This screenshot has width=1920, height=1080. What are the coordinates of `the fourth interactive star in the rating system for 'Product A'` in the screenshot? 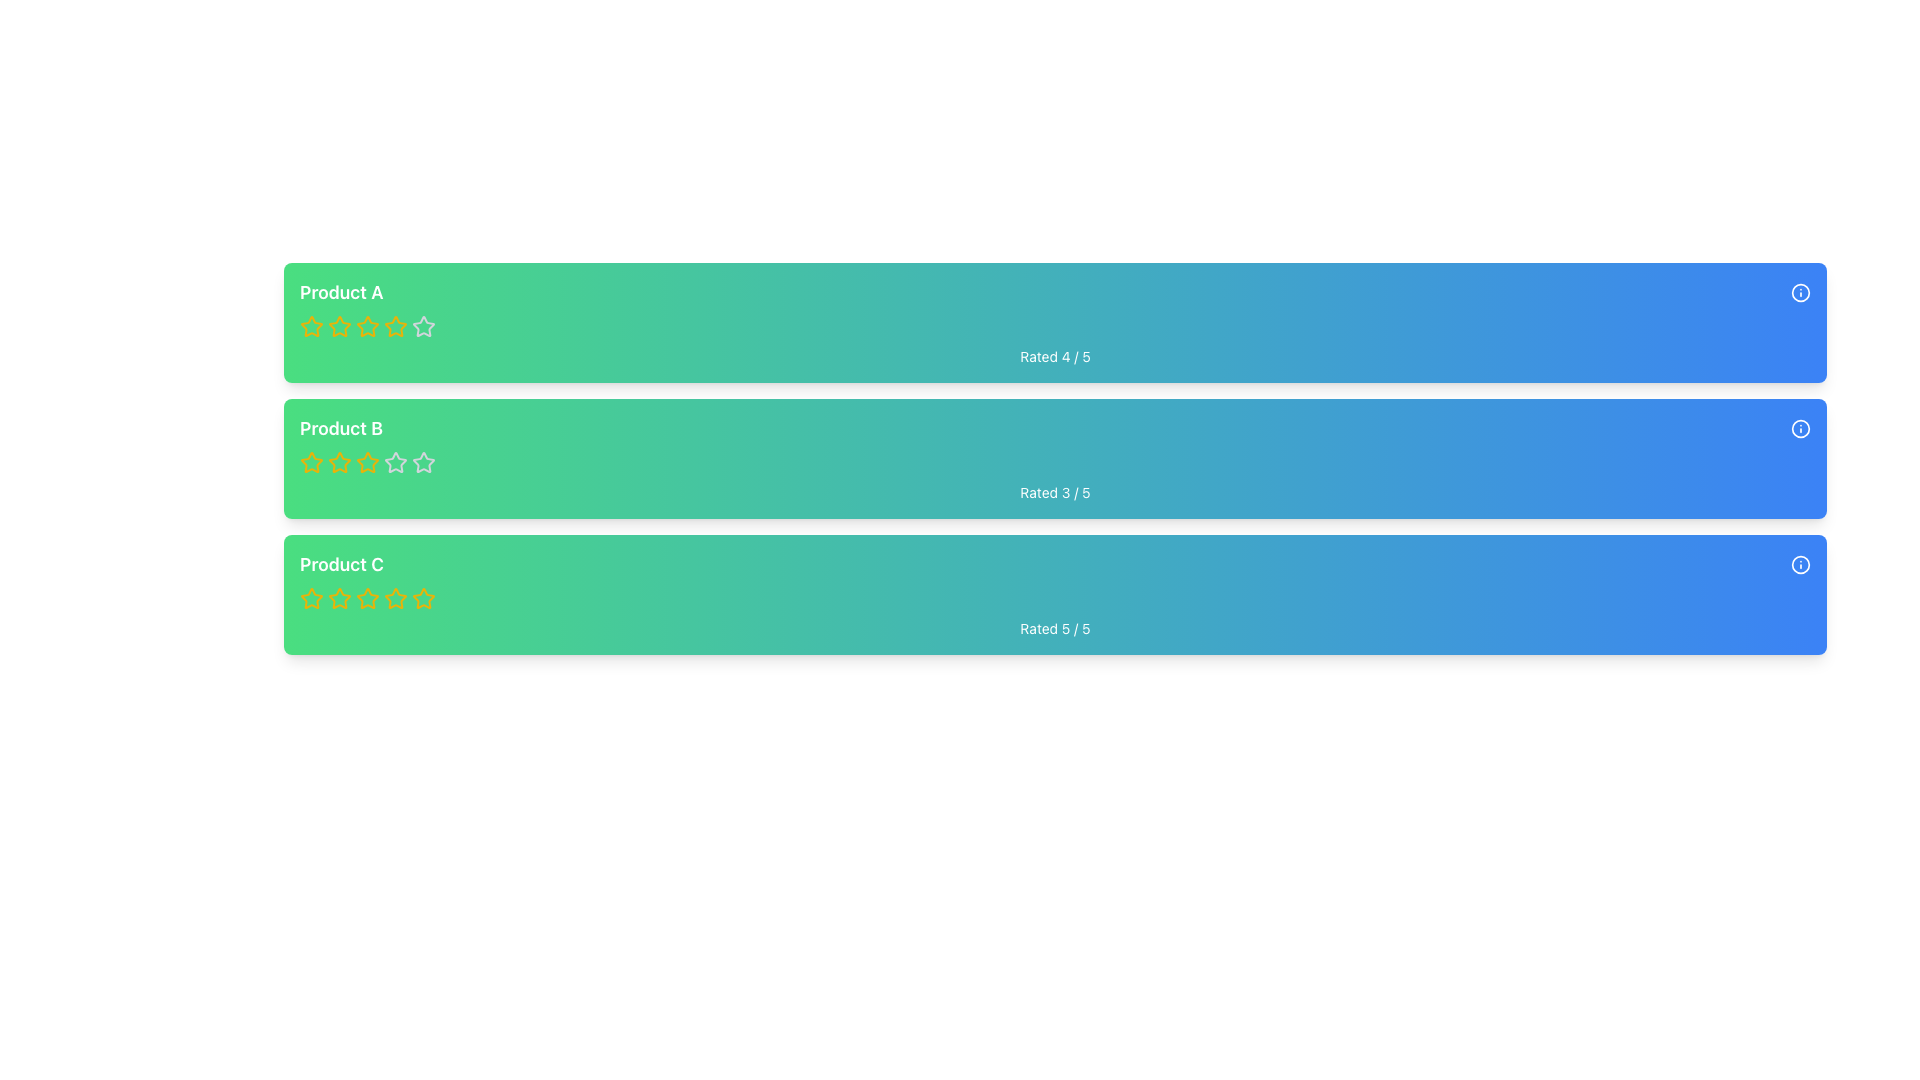 It's located at (368, 325).